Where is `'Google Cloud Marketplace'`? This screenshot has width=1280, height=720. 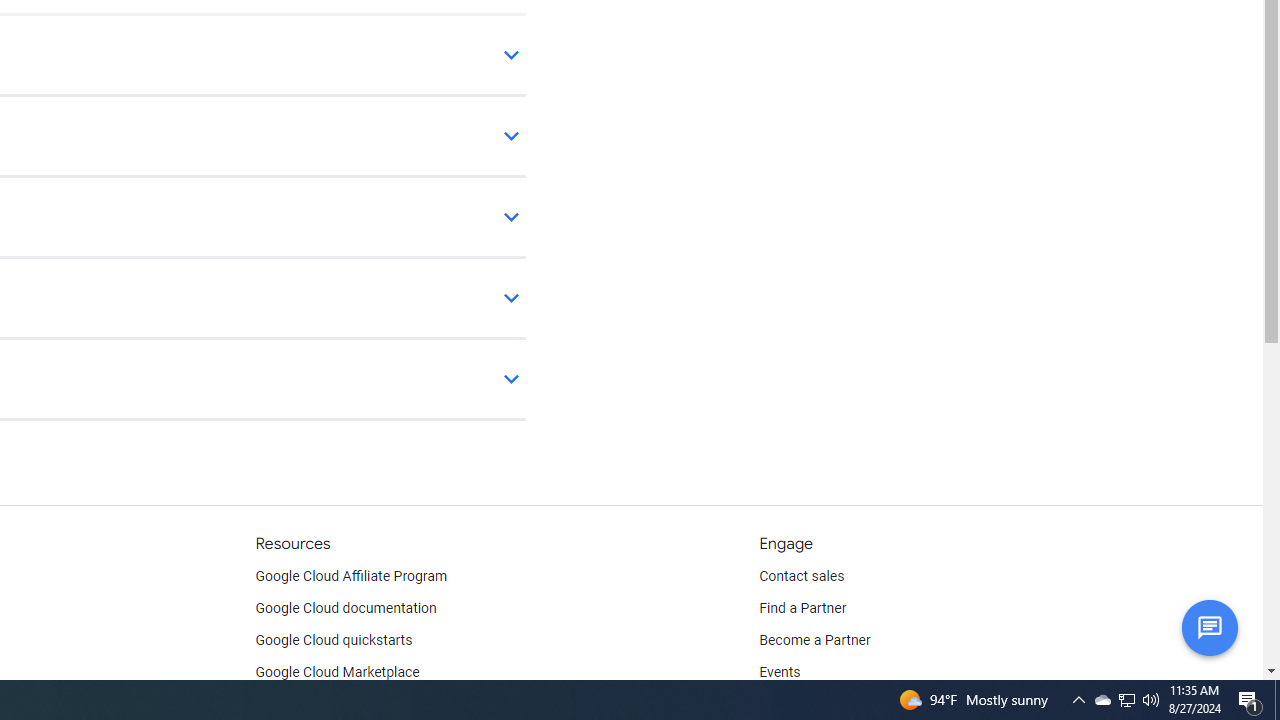 'Google Cloud Marketplace' is located at coordinates (337, 672).